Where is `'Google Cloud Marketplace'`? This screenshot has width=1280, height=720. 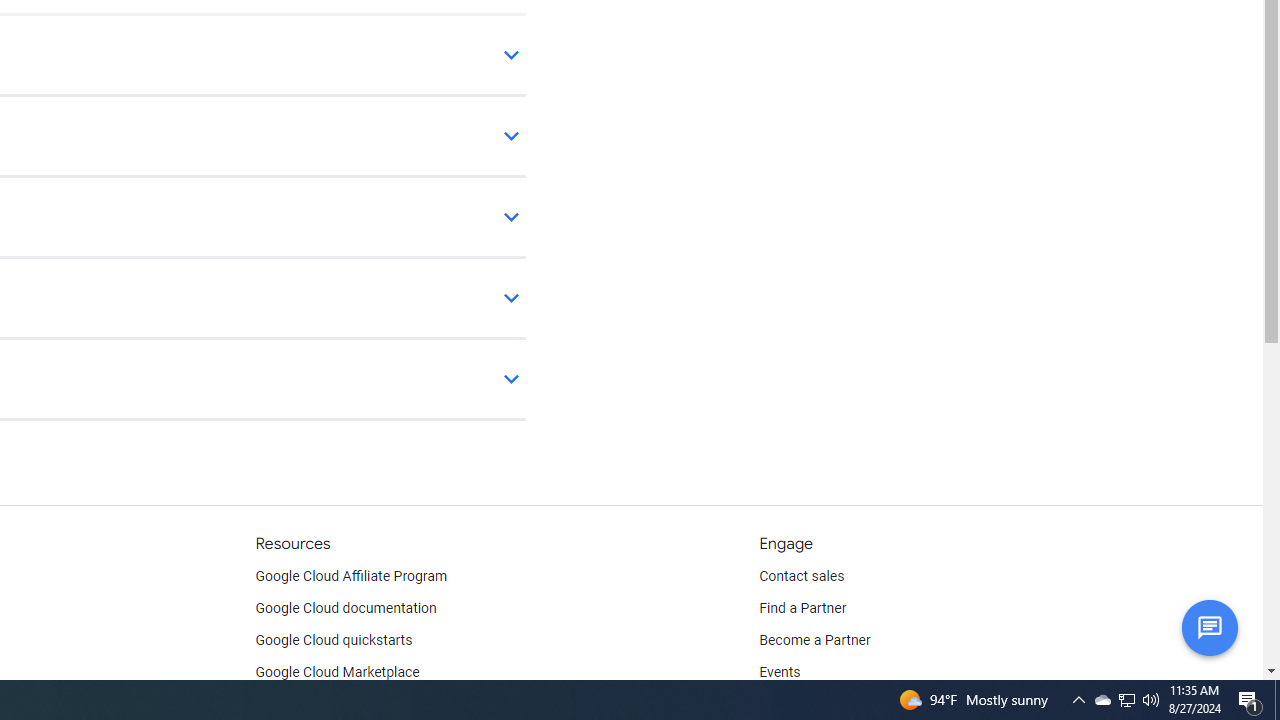 'Google Cloud Marketplace' is located at coordinates (337, 672).